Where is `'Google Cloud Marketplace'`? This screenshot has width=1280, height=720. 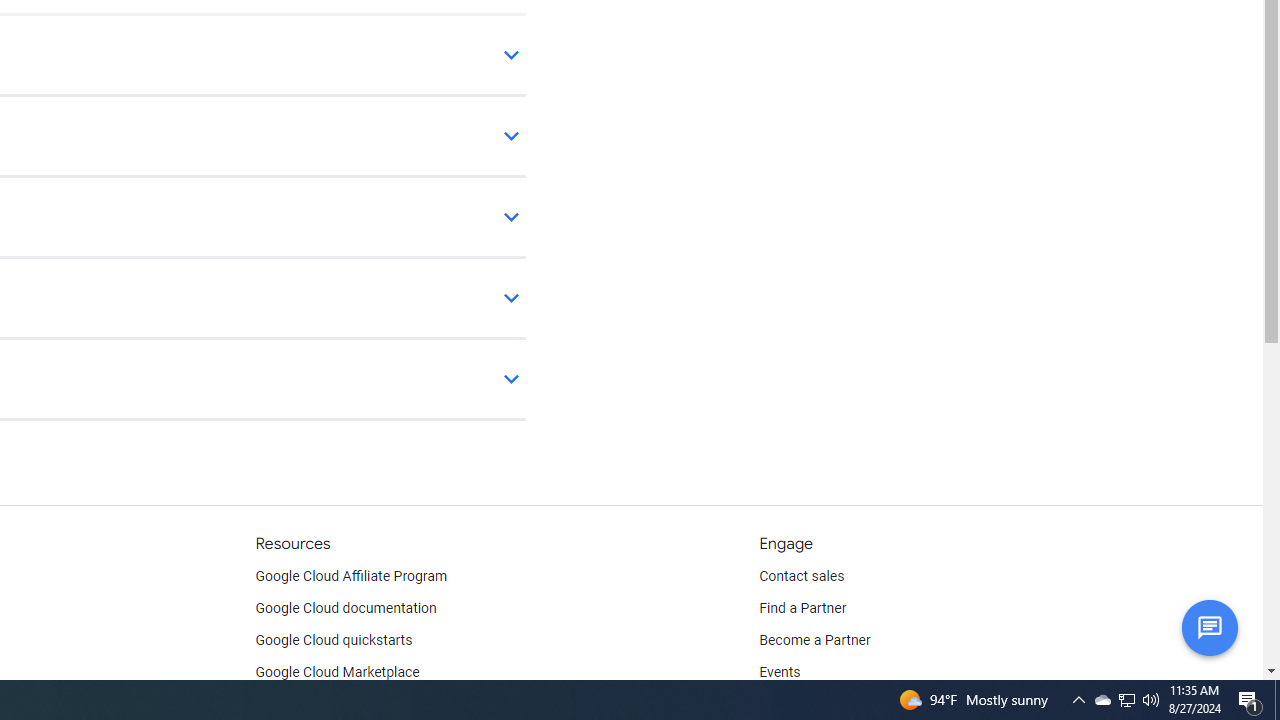 'Google Cloud Marketplace' is located at coordinates (337, 672).